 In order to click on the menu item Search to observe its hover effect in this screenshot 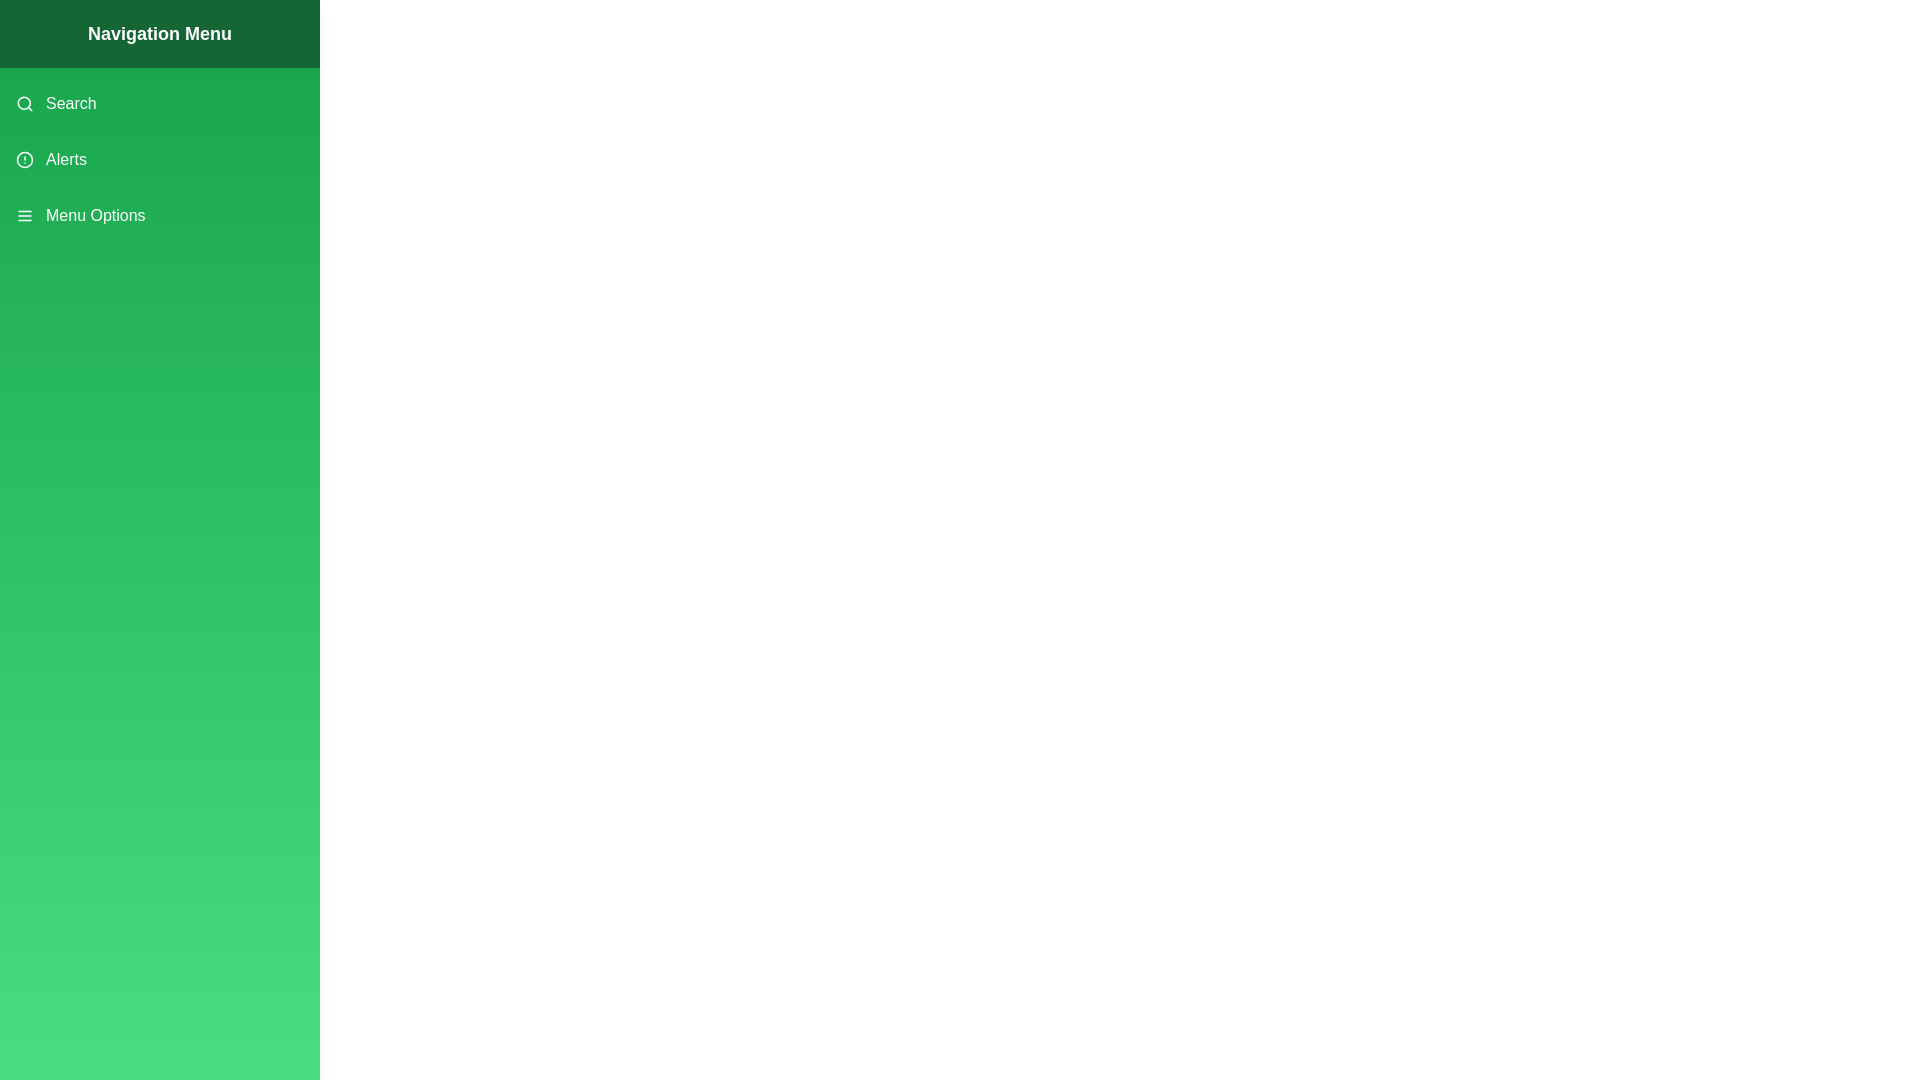, I will do `click(158, 104)`.